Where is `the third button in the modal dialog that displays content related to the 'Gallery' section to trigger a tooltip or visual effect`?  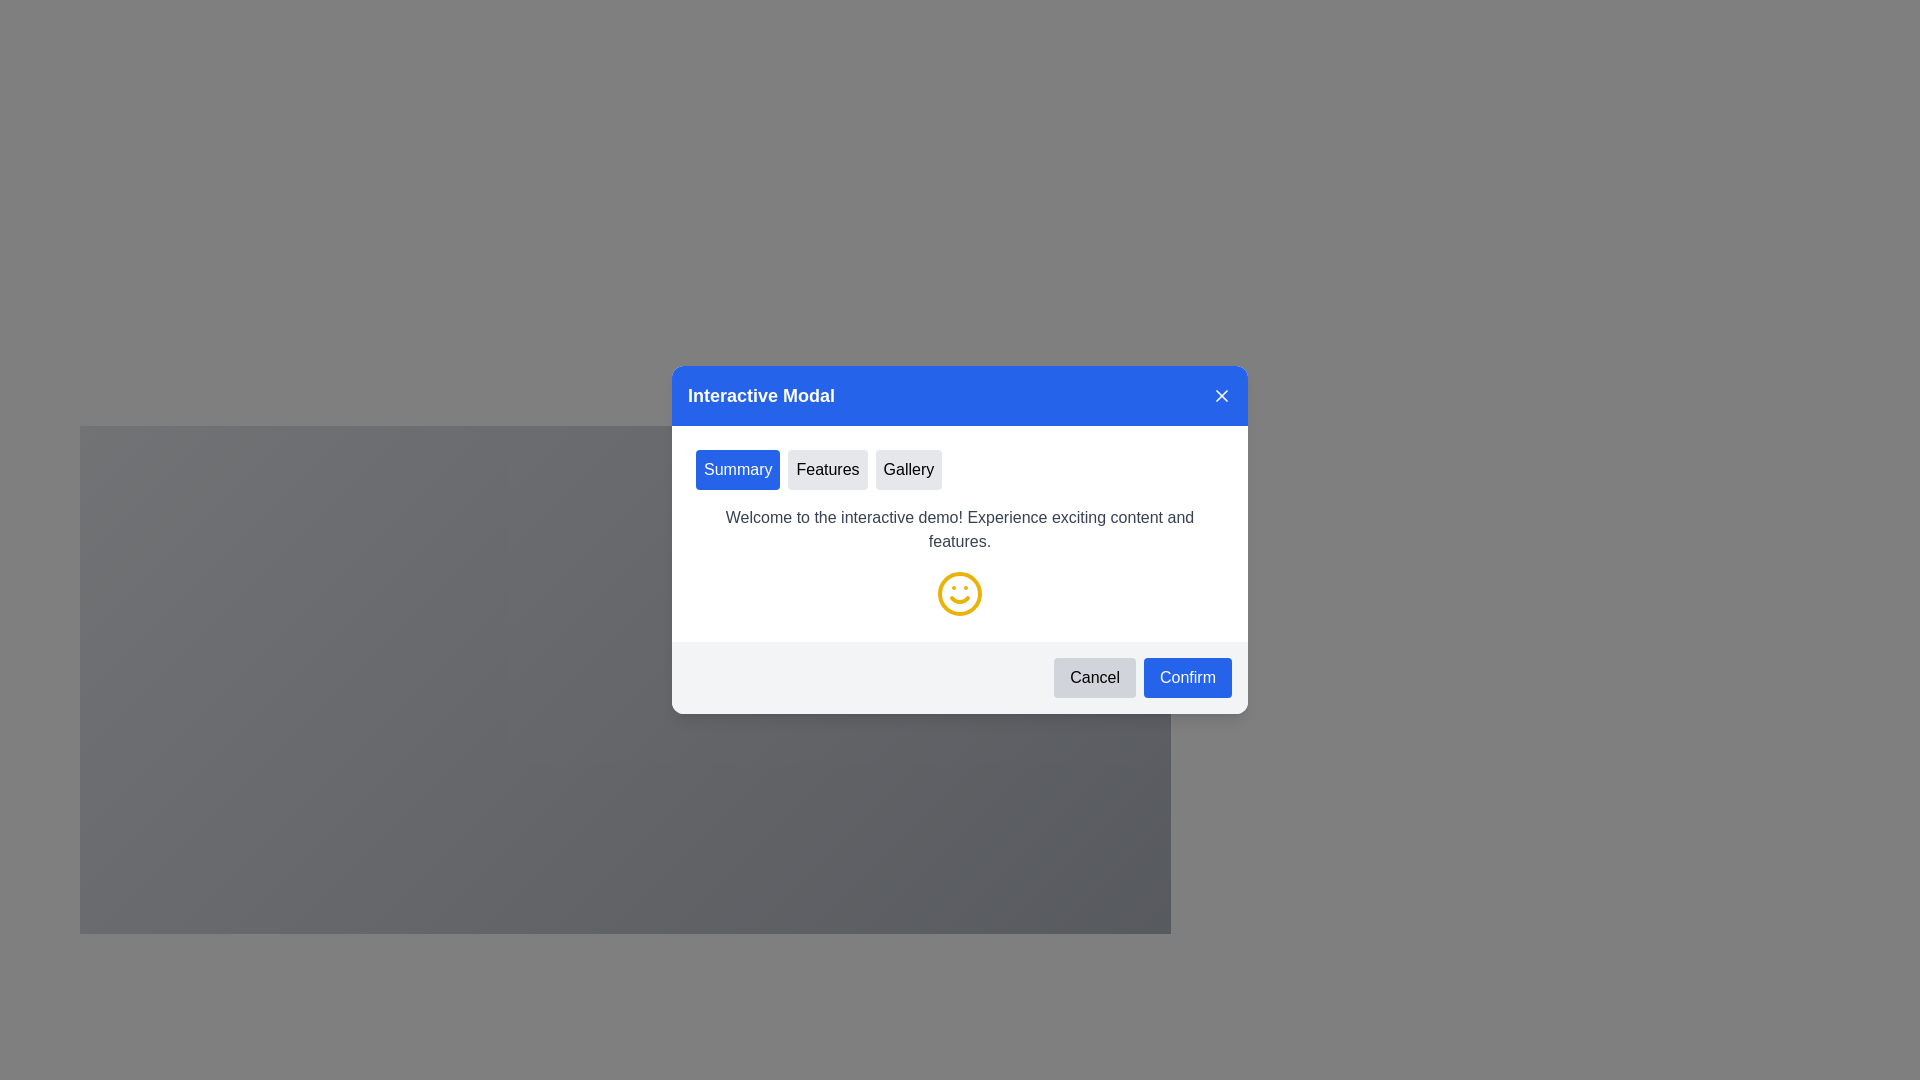 the third button in the modal dialog that displays content related to the 'Gallery' section to trigger a tooltip or visual effect is located at coordinates (907, 470).